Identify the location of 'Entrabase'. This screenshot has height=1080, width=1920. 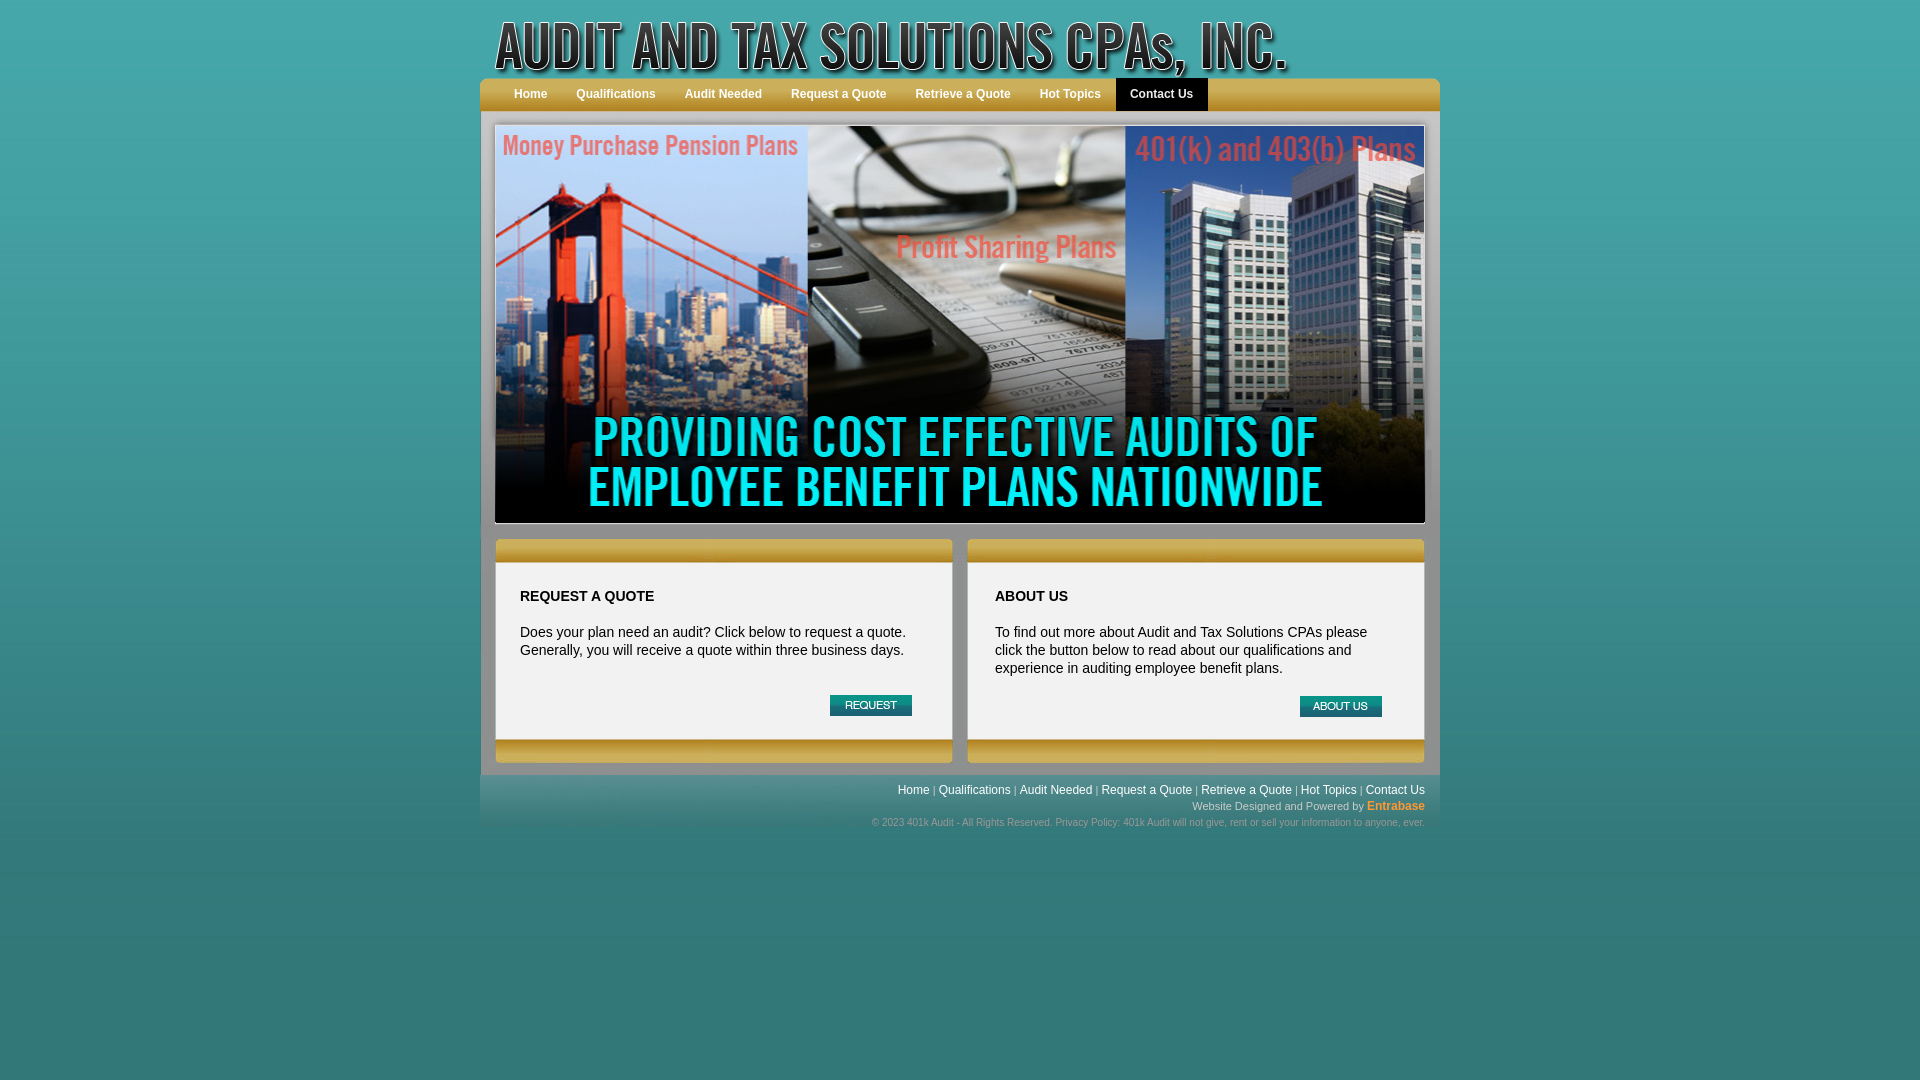
(1395, 805).